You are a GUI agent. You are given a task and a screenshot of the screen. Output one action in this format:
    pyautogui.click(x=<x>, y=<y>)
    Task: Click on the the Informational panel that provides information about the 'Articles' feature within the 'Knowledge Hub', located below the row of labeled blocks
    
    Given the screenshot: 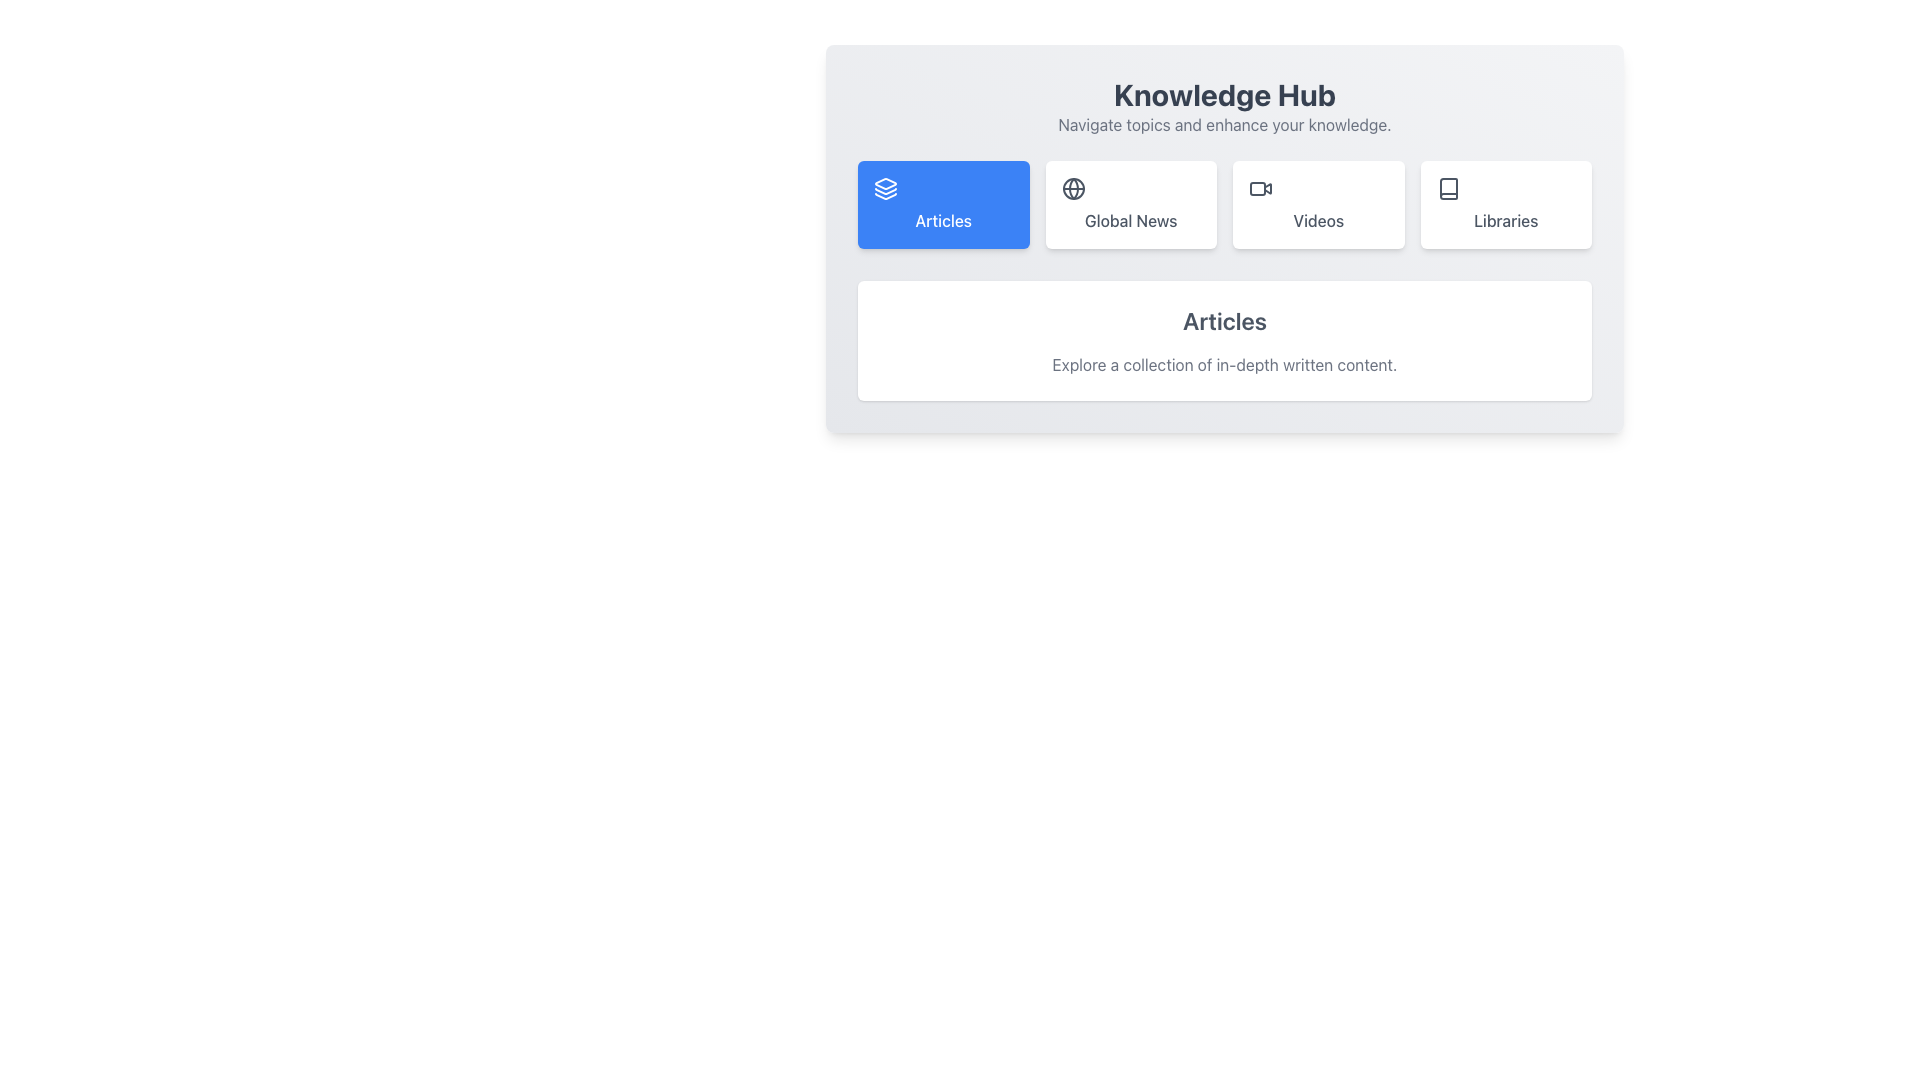 What is the action you would take?
    pyautogui.click(x=1223, y=339)
    